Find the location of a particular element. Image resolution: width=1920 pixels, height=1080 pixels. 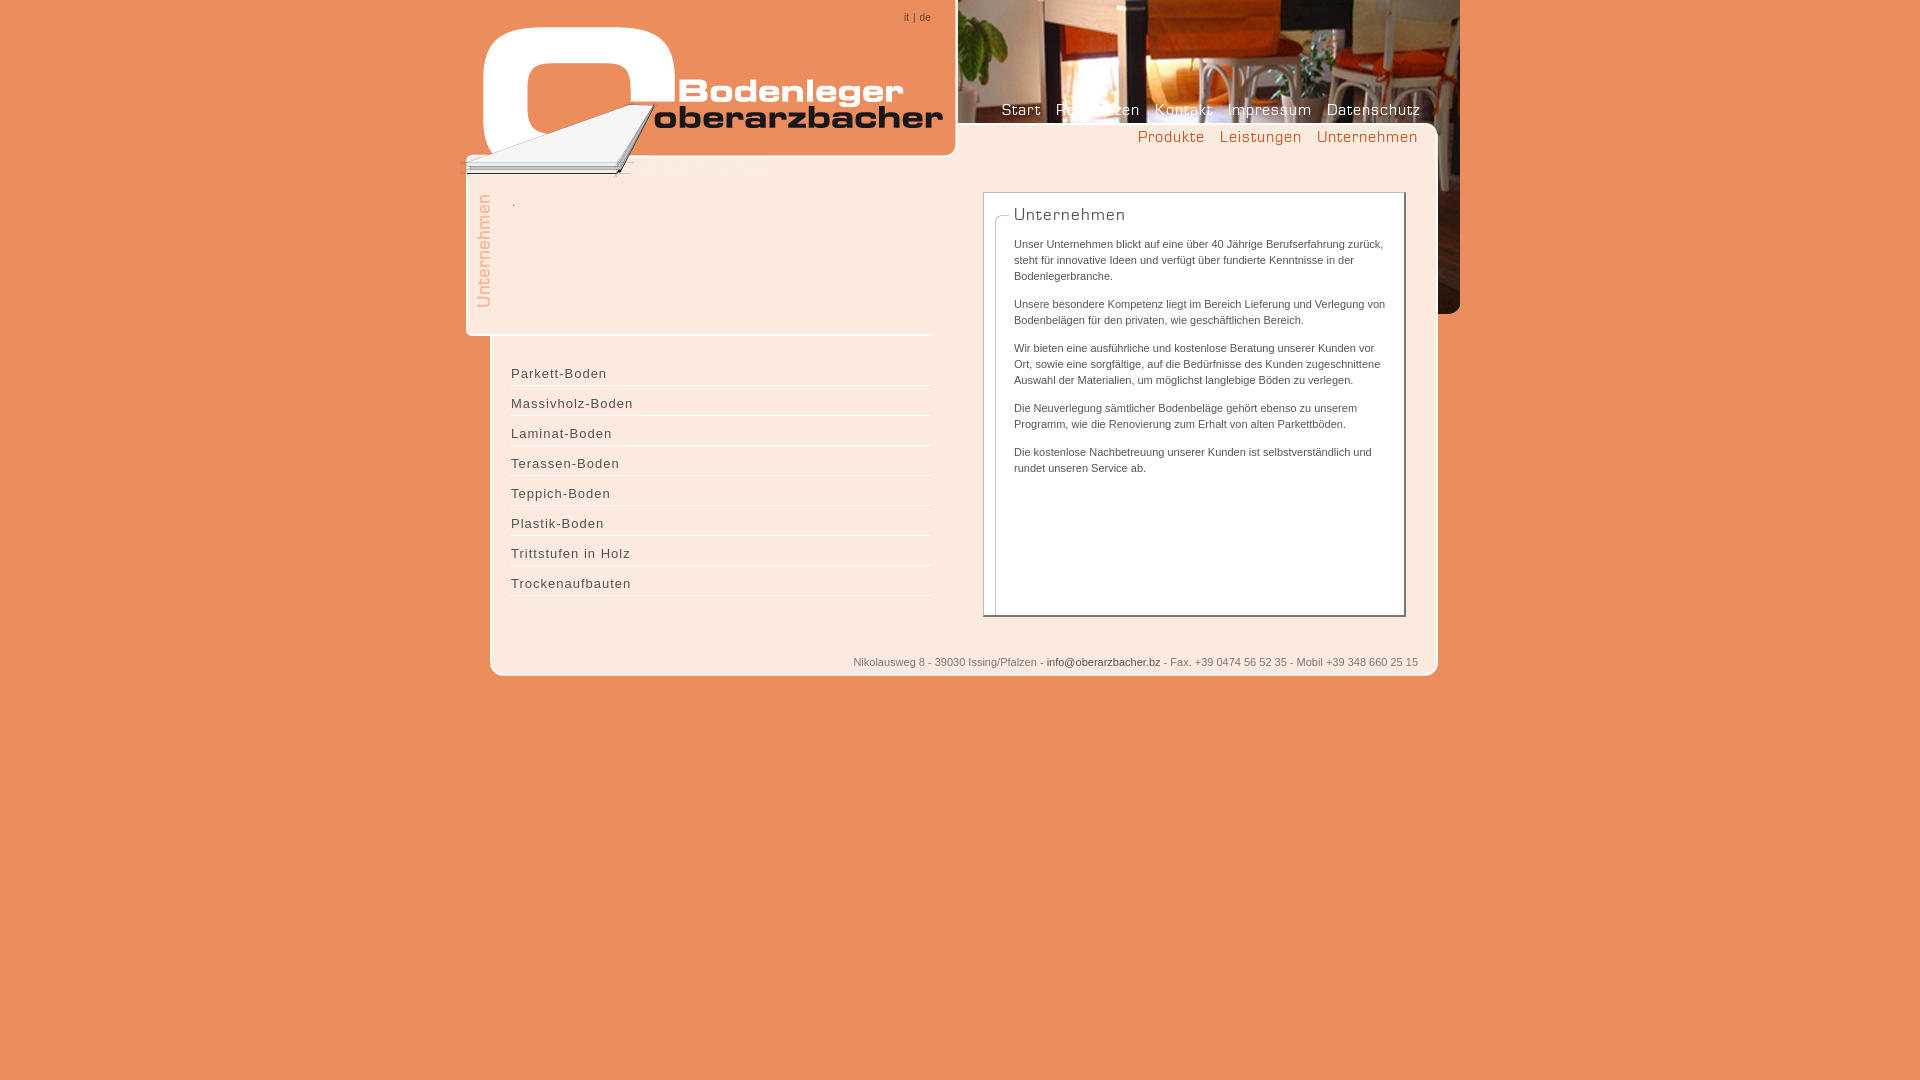

'Teppich-Boden' is located at coordinates (720, 490).